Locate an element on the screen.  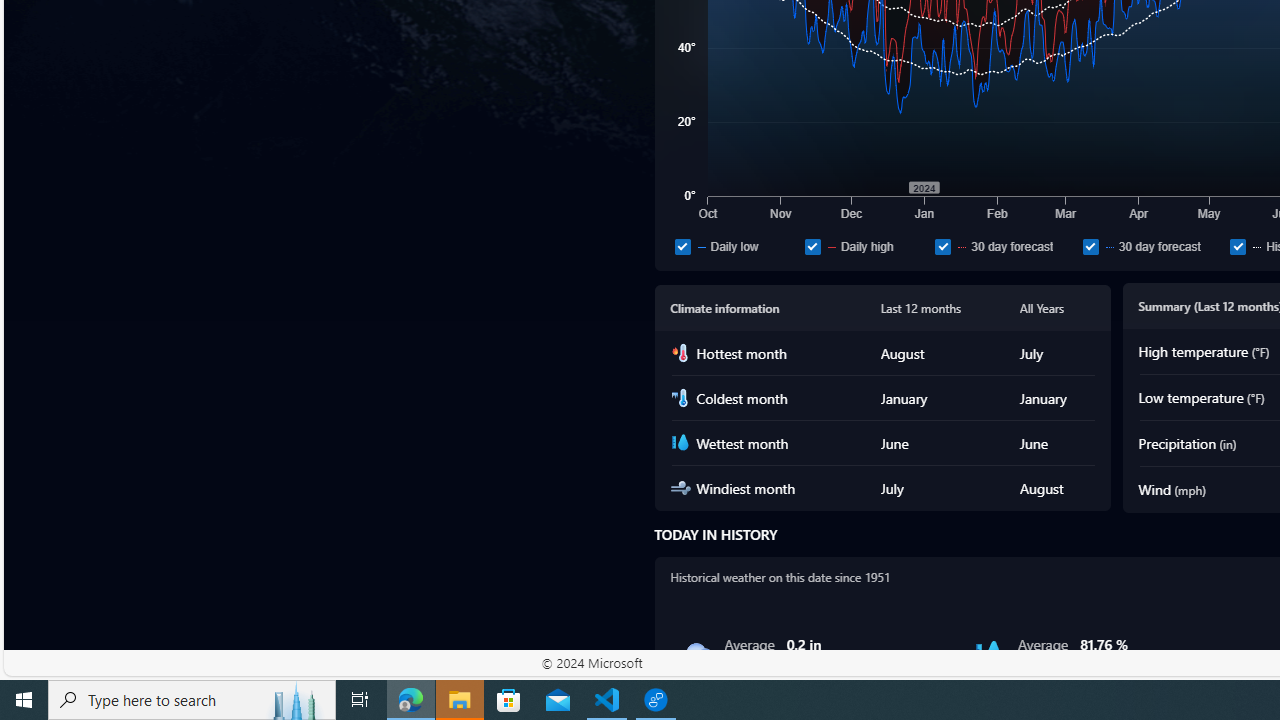
'Daily high' is located at coordinates (812, 245).